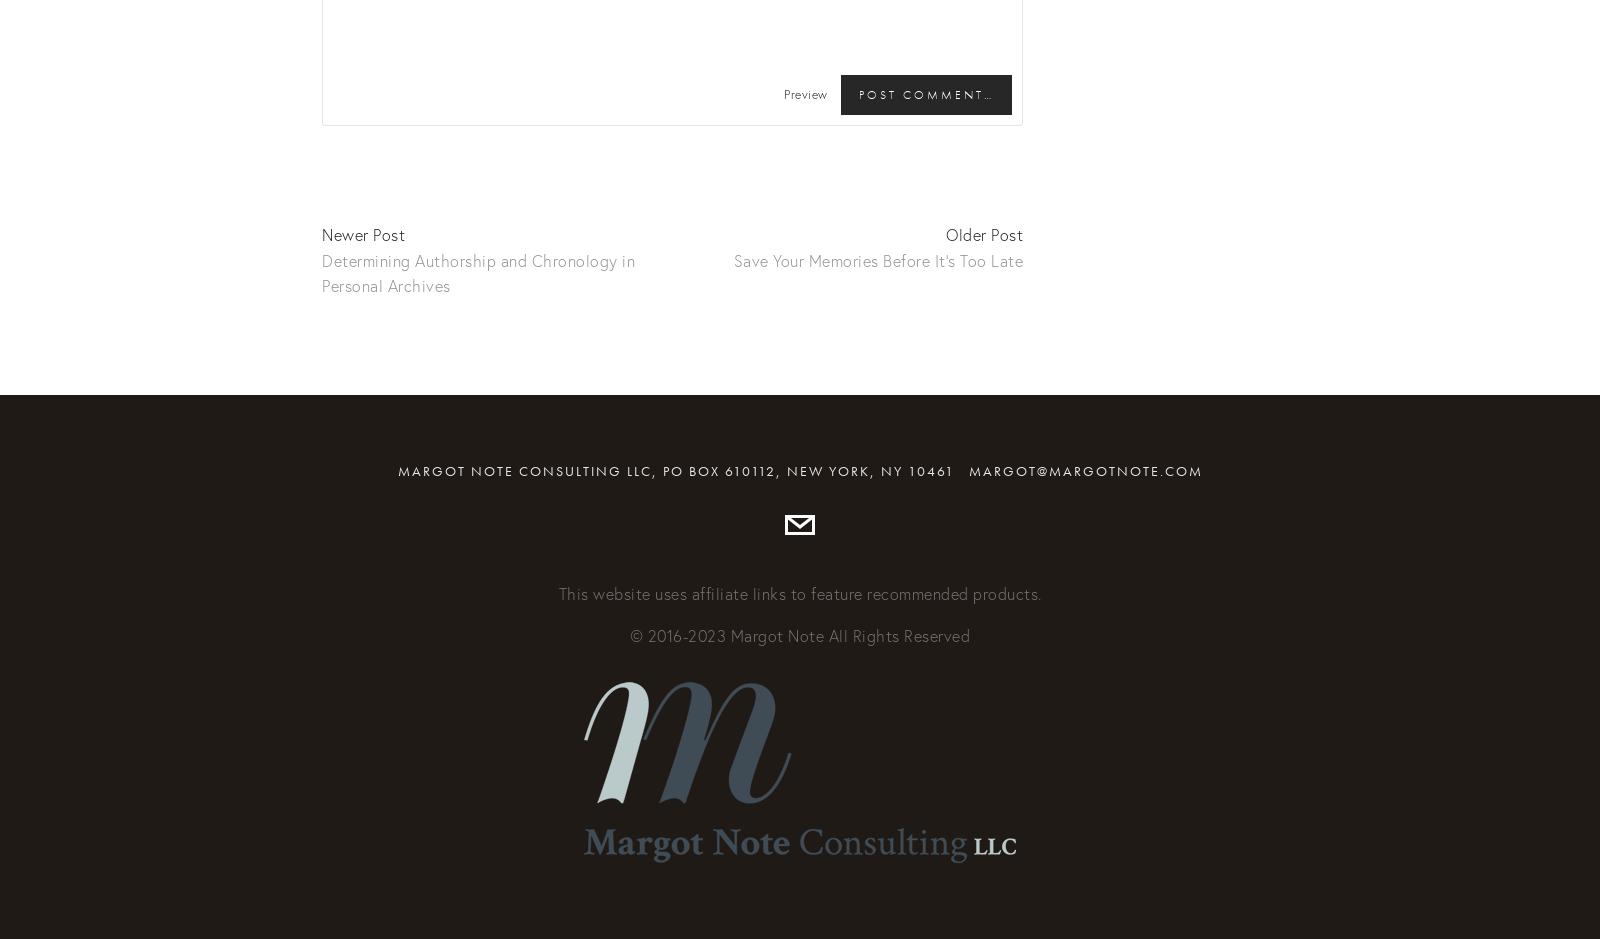  I want to click on 'Save Your Memories Before It's Too Late', so click(732, 258).